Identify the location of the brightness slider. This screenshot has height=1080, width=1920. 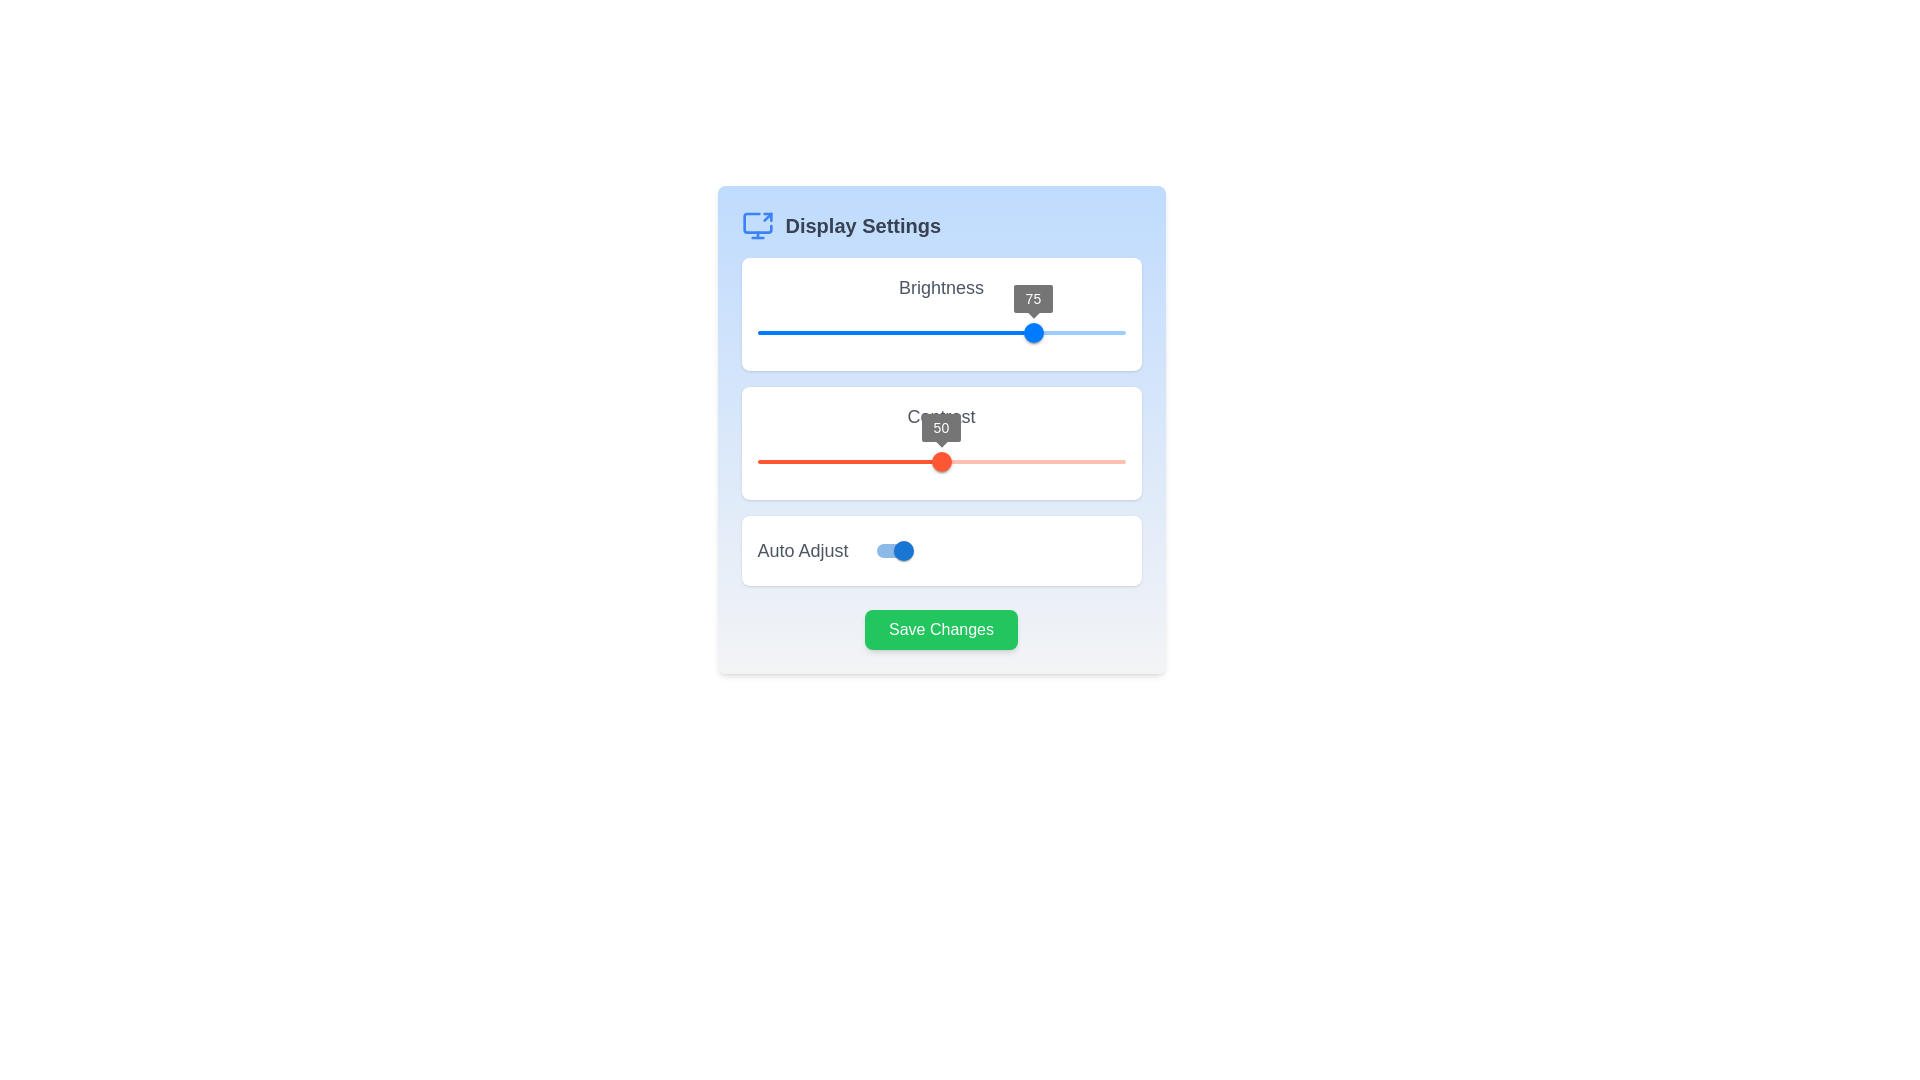
(875, 331).